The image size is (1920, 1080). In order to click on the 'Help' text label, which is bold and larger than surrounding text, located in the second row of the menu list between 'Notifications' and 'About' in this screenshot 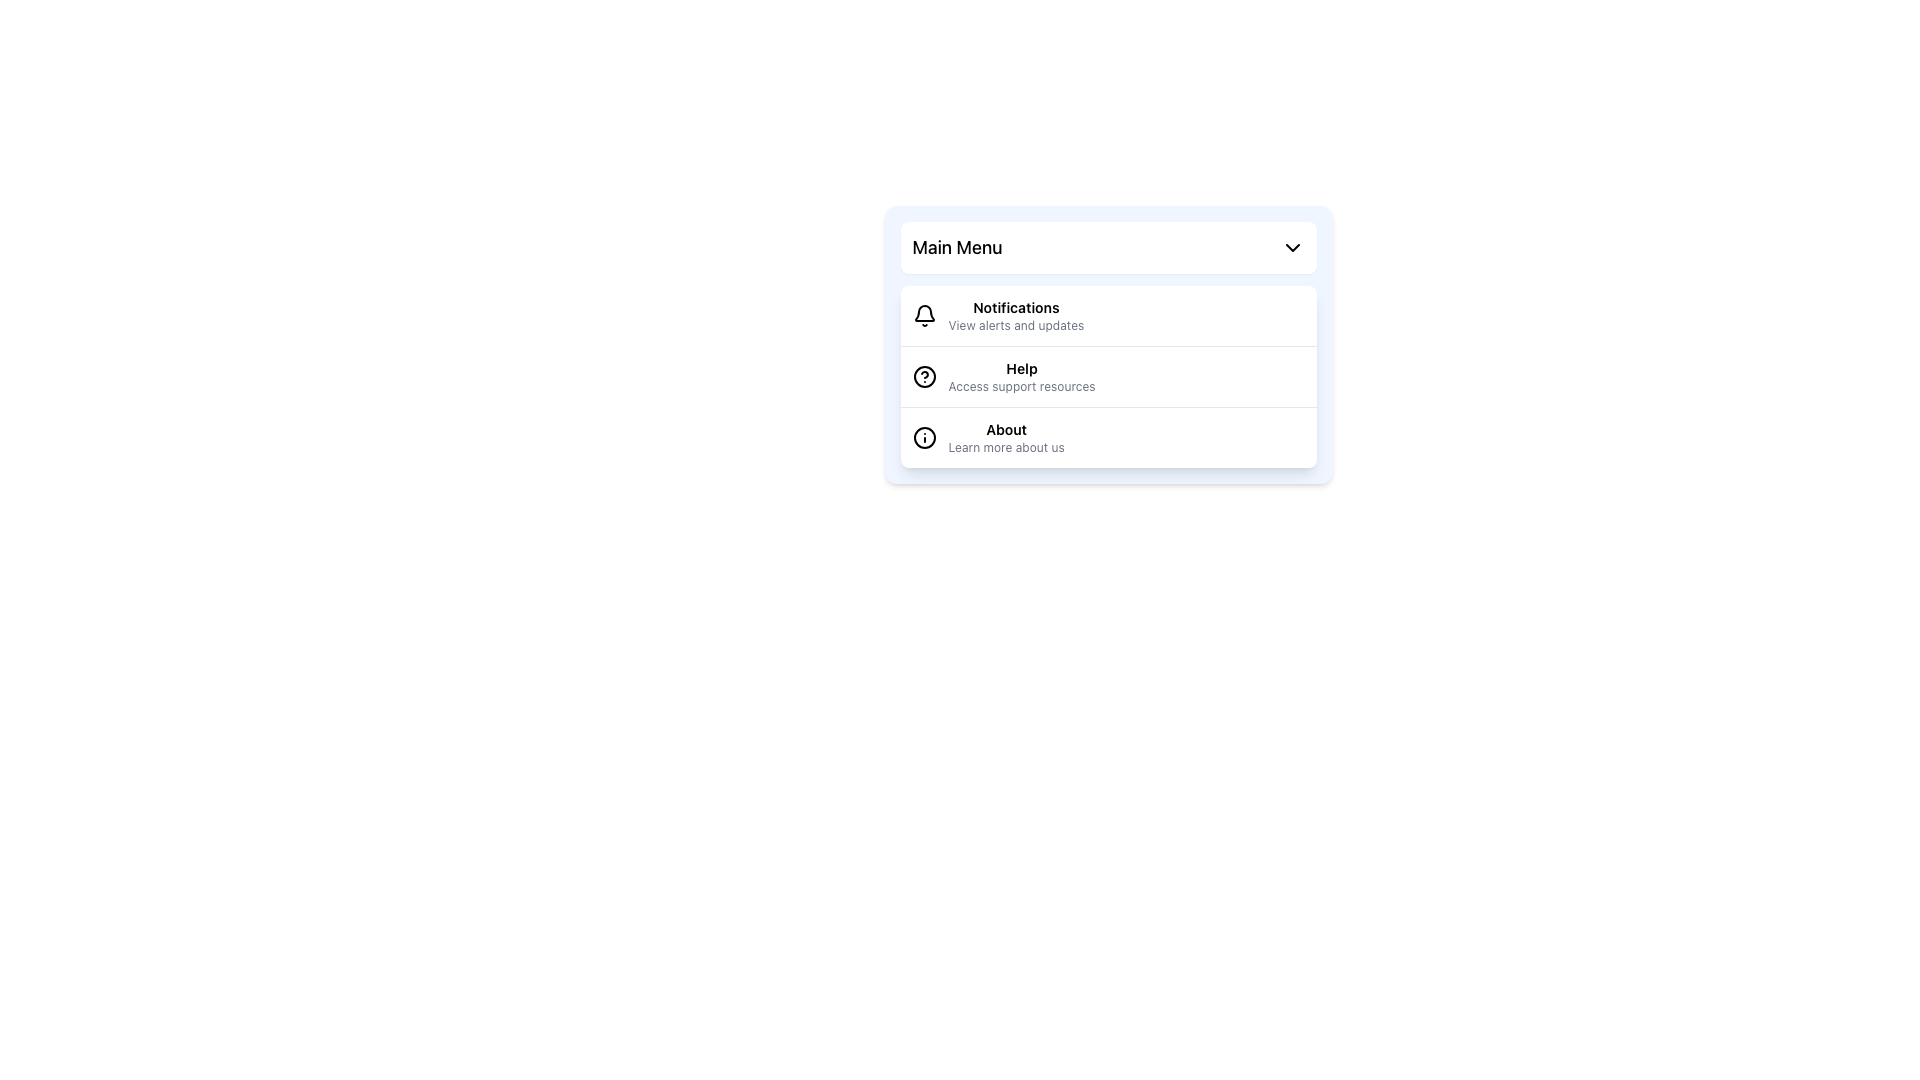, I will do `click(1022, 369)`.